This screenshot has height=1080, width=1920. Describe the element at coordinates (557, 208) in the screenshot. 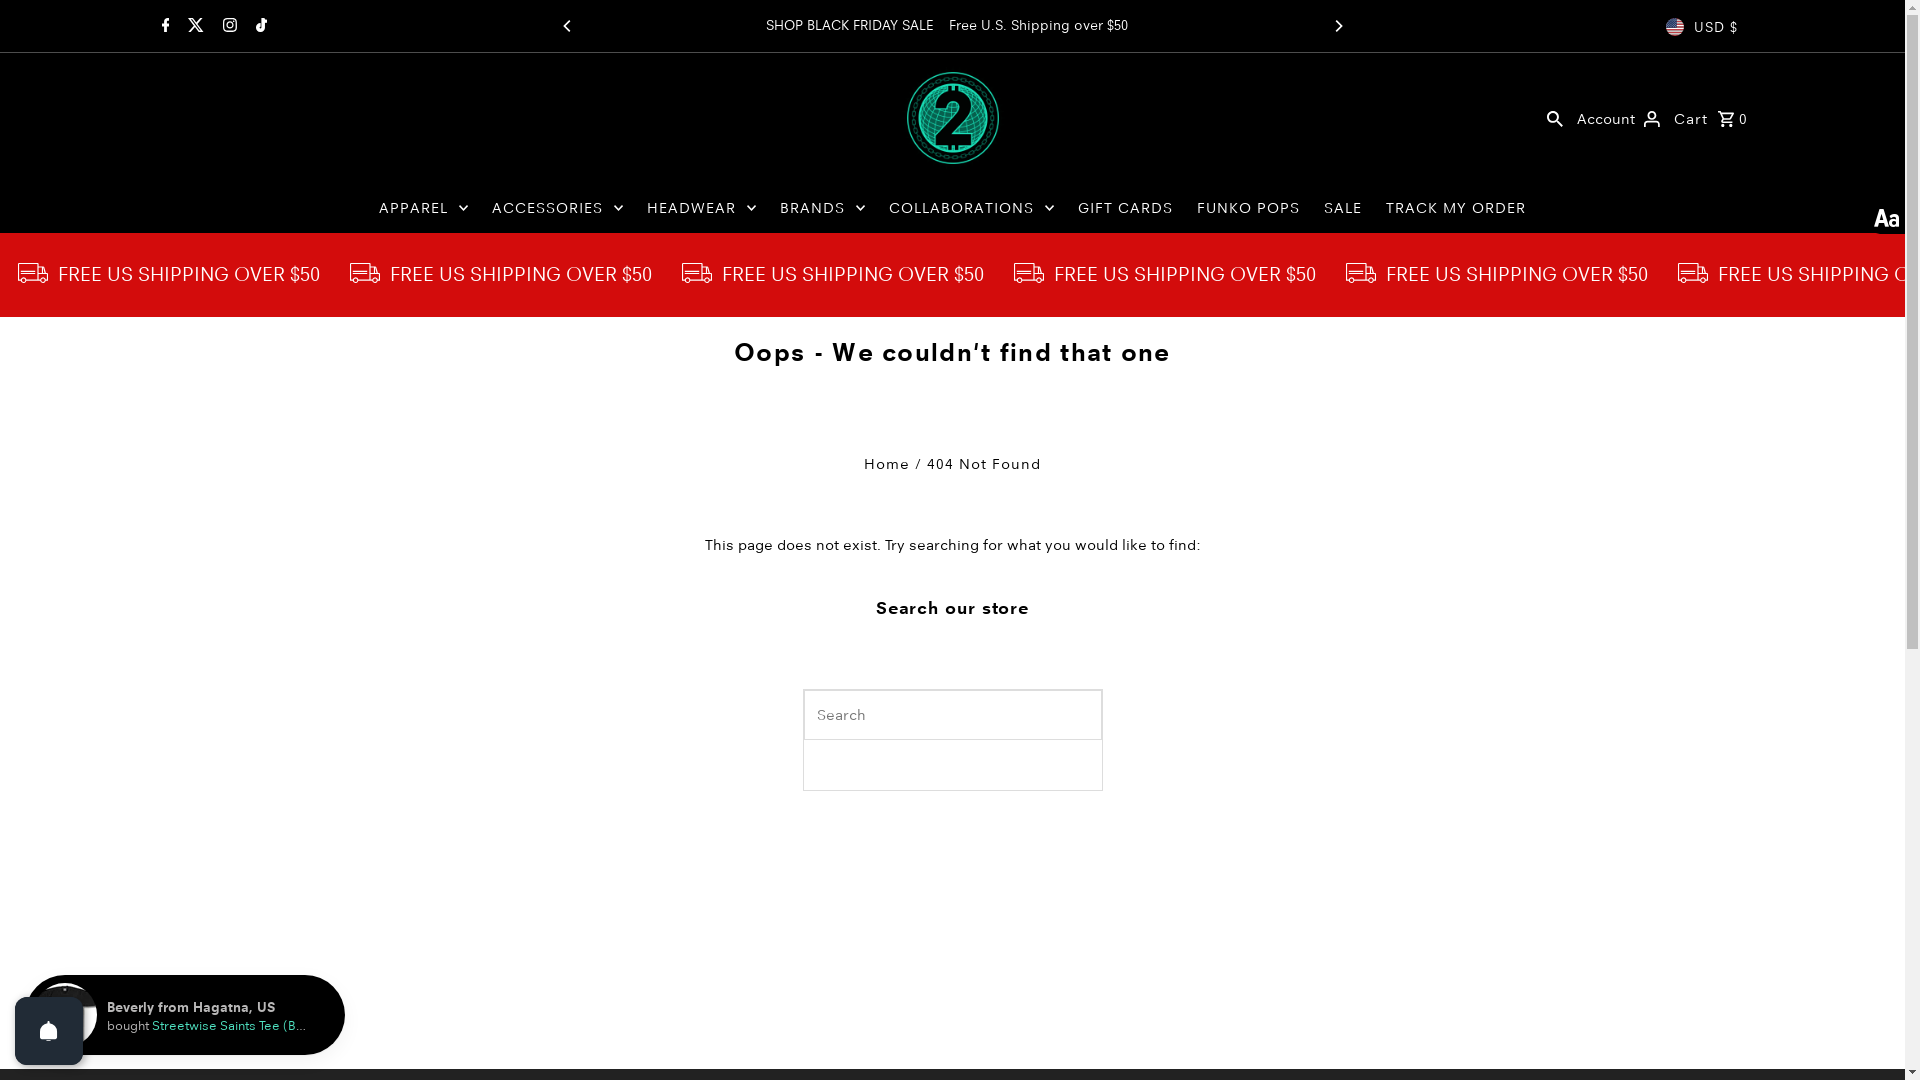

I see `'ACCESSORIES'` at that location.